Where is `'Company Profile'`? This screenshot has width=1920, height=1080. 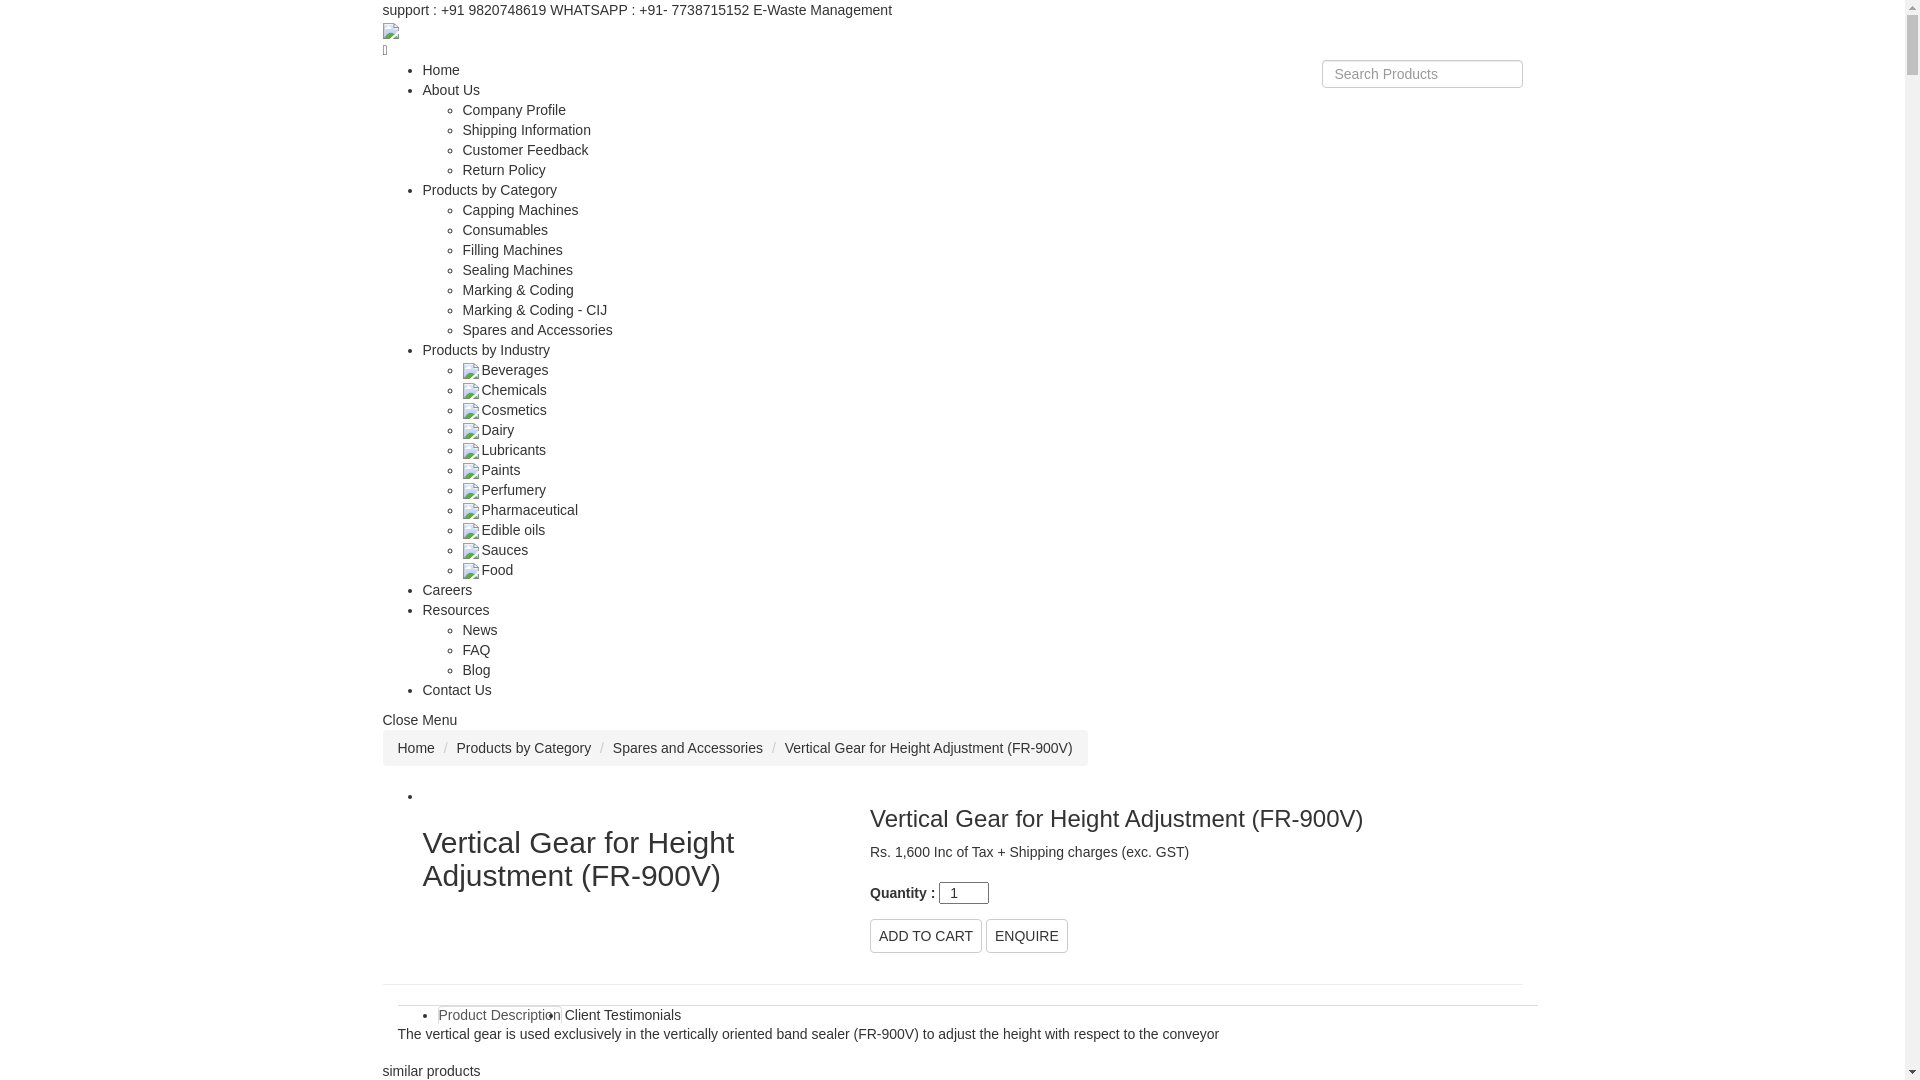 'Company Profile' is located at coordinates (513, 110).